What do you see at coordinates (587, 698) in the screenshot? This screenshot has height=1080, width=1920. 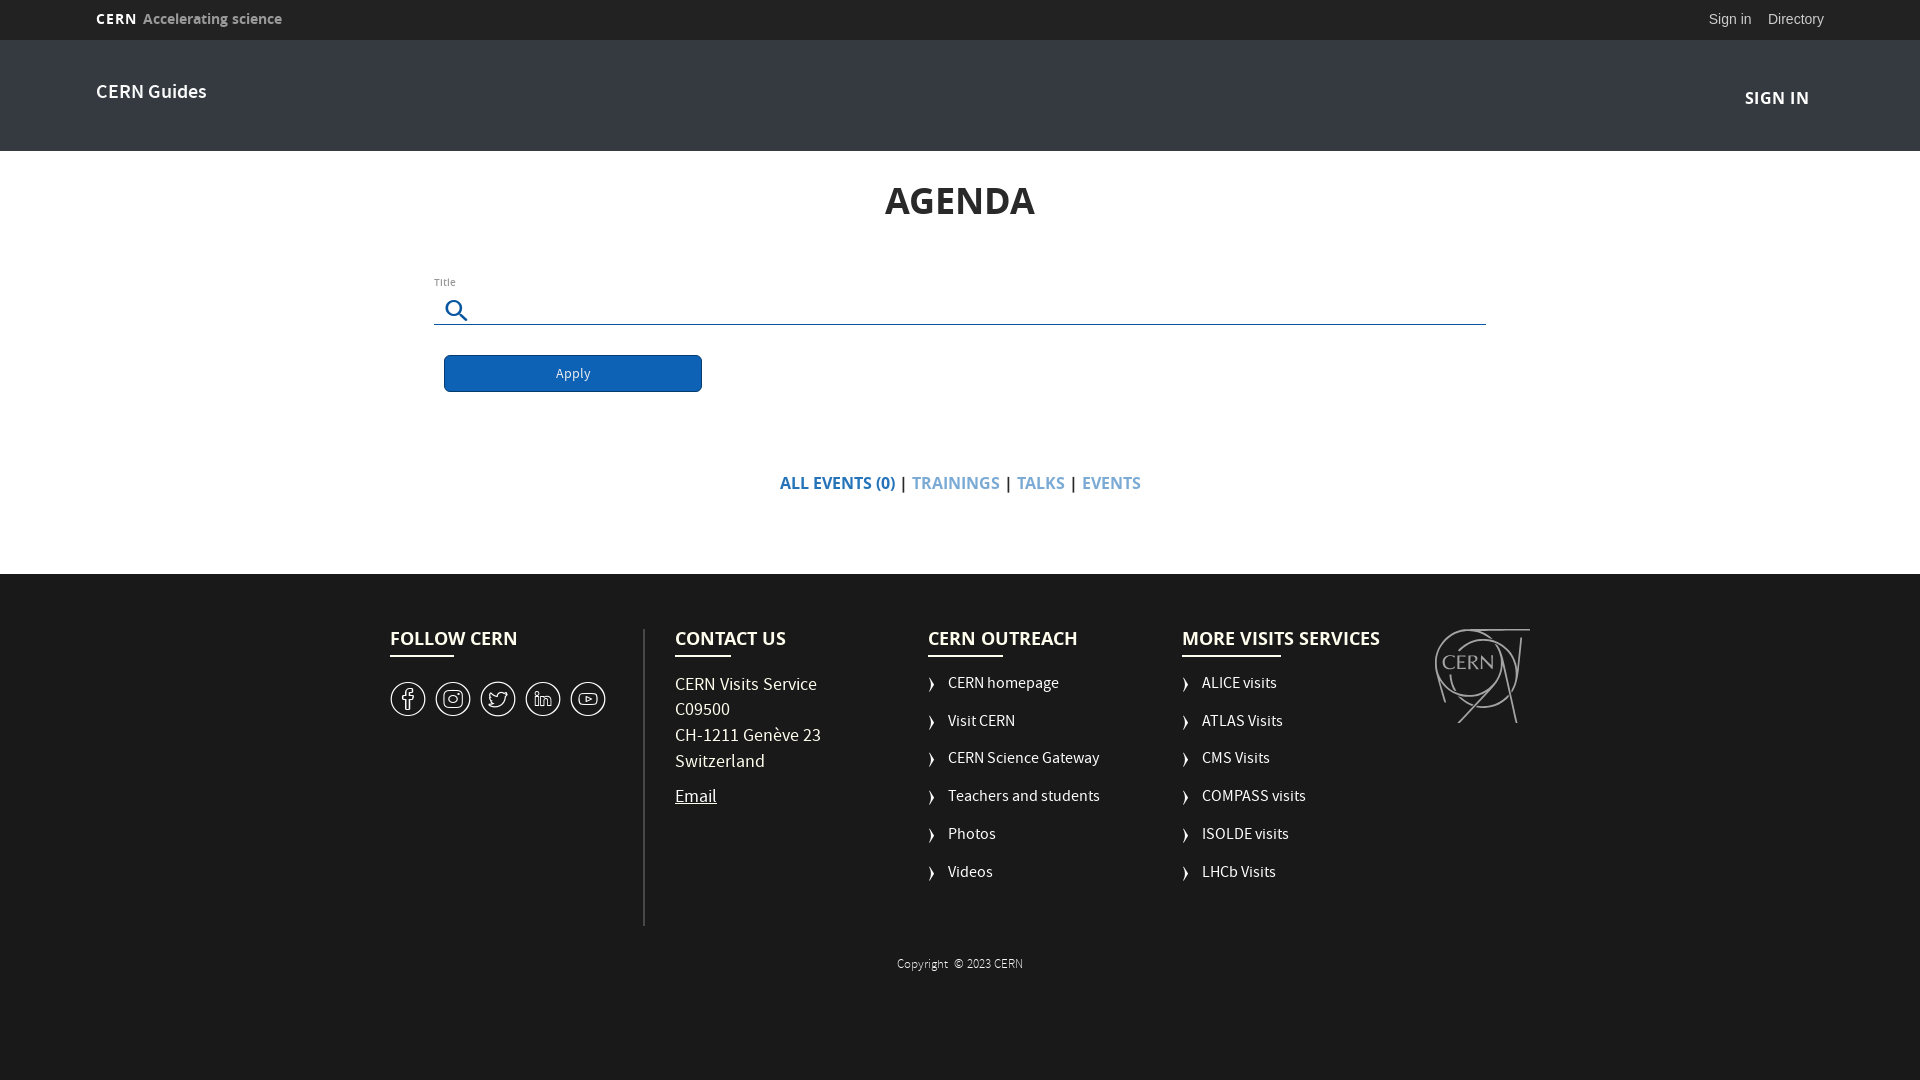 I see `'1'` at bounding box center [587, 698].